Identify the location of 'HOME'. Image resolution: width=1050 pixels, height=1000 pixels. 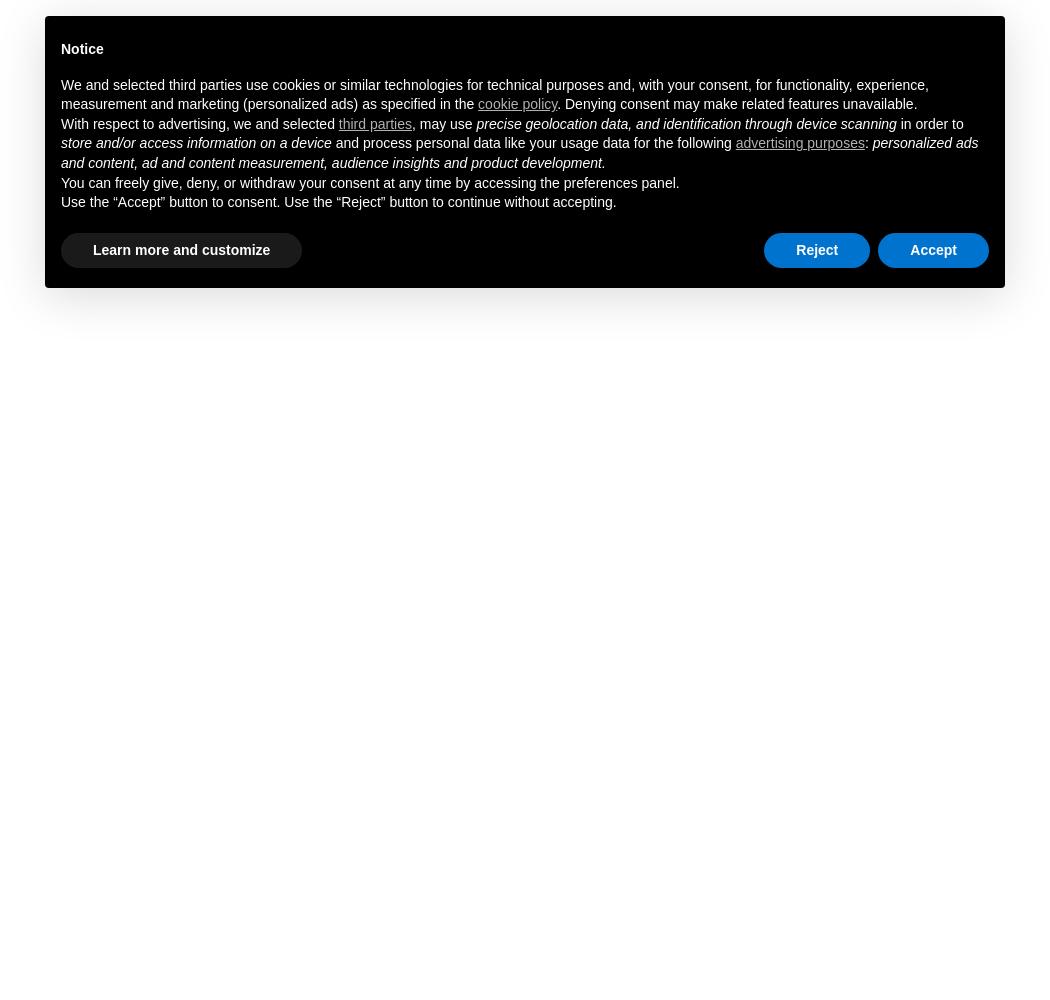
(765, 643).